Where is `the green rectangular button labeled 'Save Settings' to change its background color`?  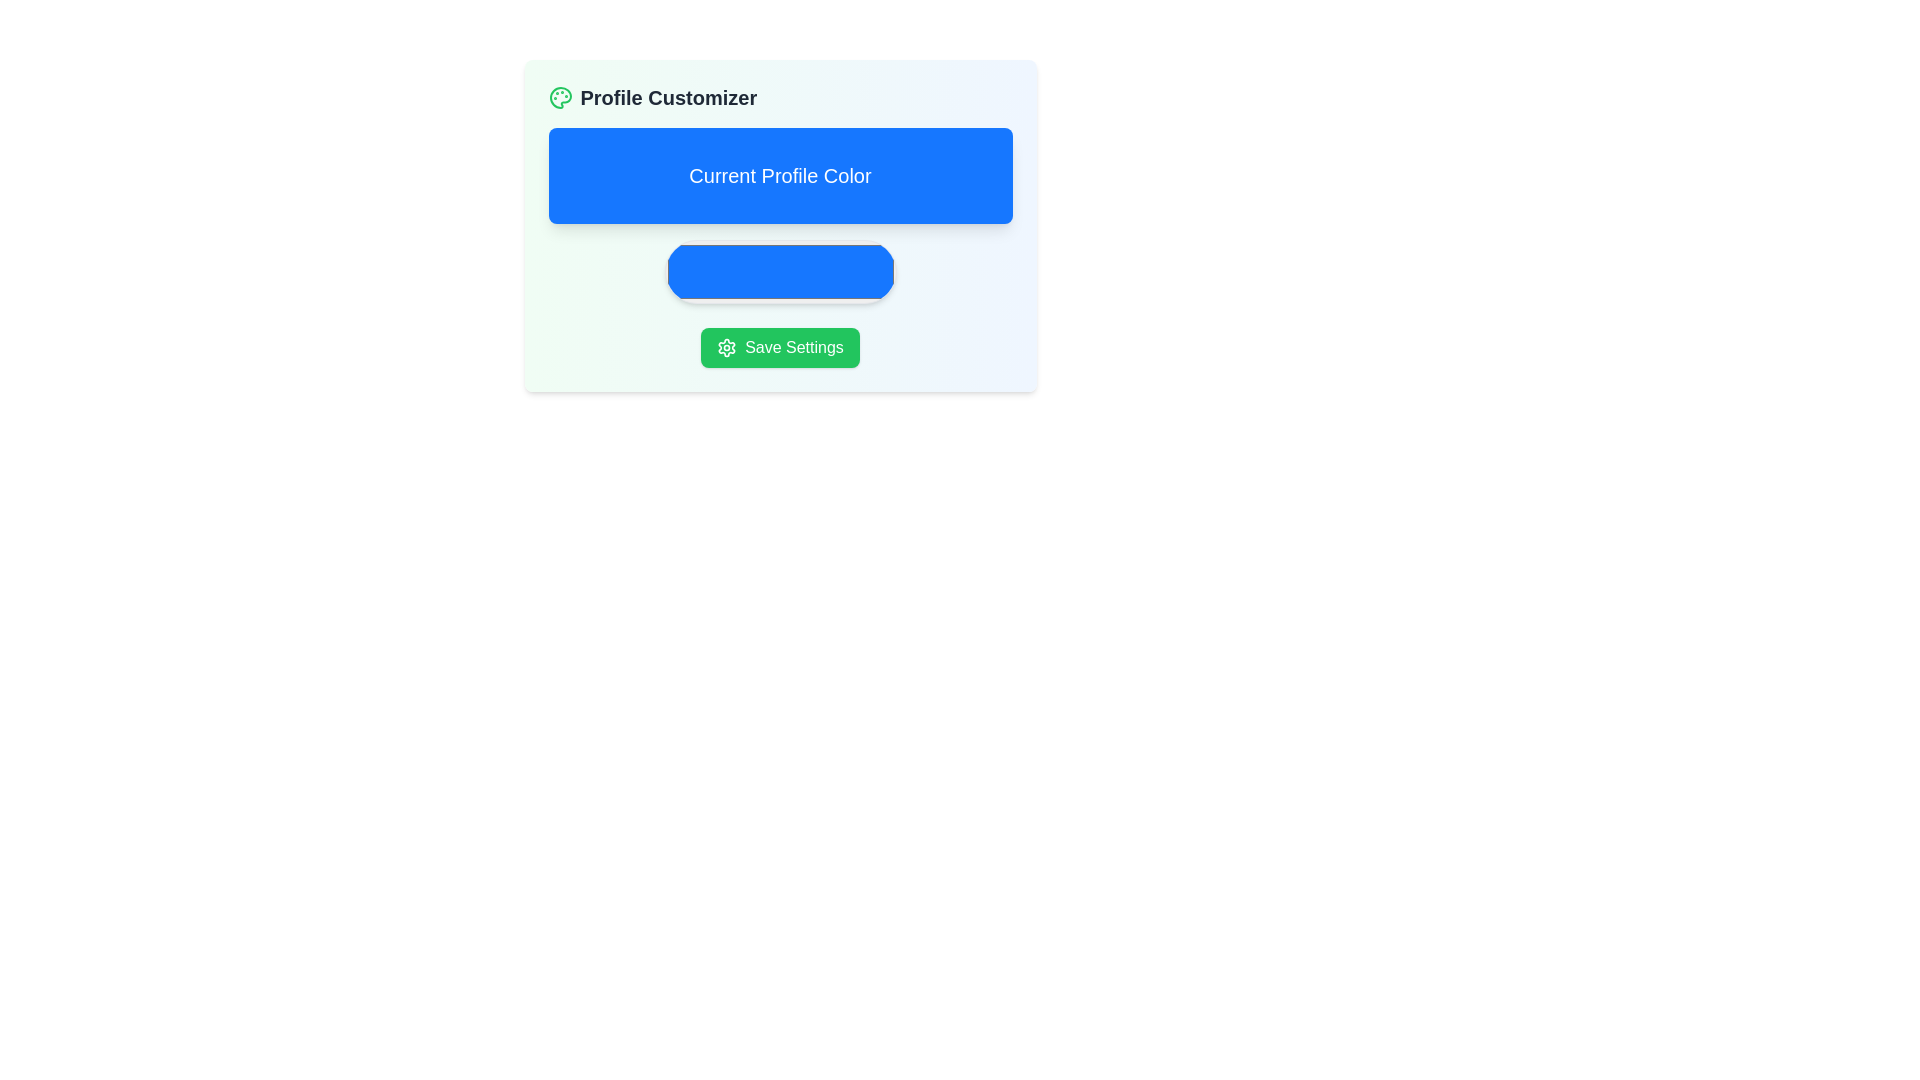 the green rectangular button labeled 'Save Settings' to change its background color is located at coordinates (779, 346).